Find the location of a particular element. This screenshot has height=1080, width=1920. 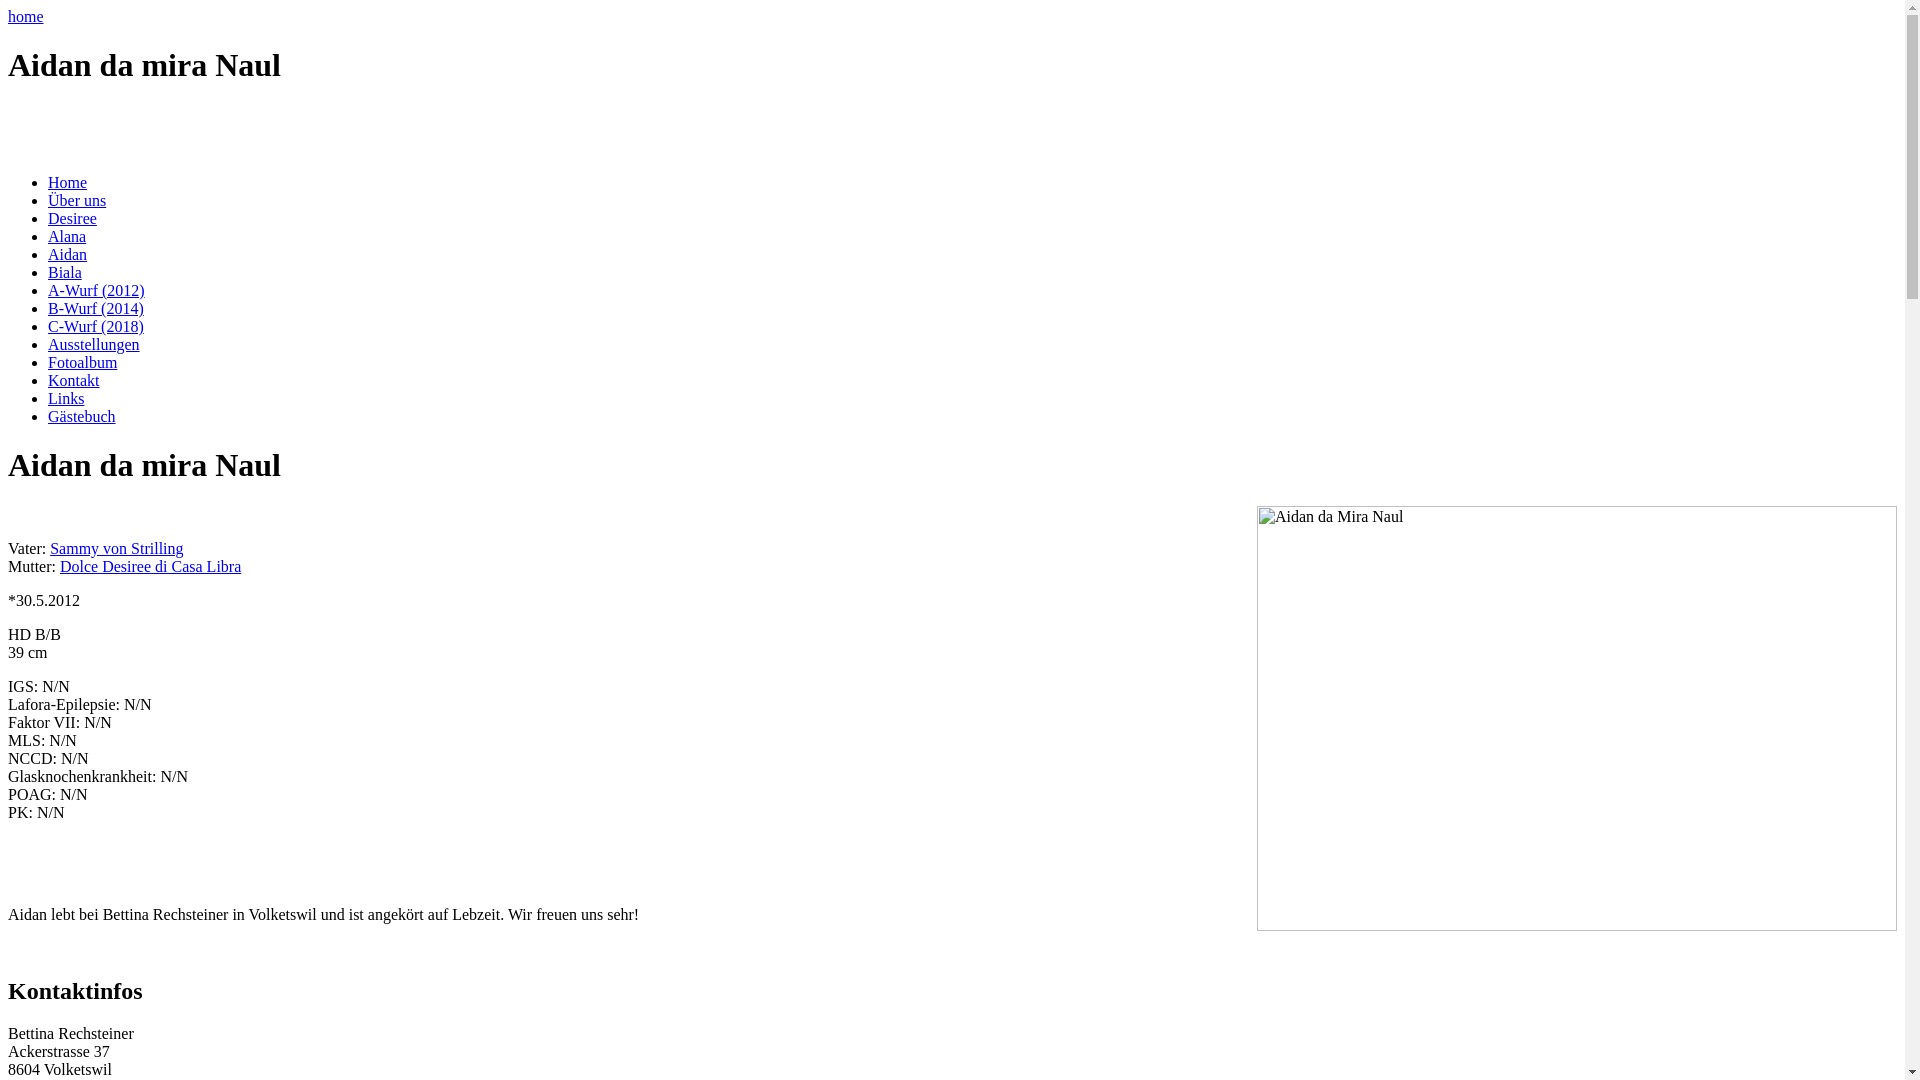

'Kontakt' is located at coordinates (48, 380).